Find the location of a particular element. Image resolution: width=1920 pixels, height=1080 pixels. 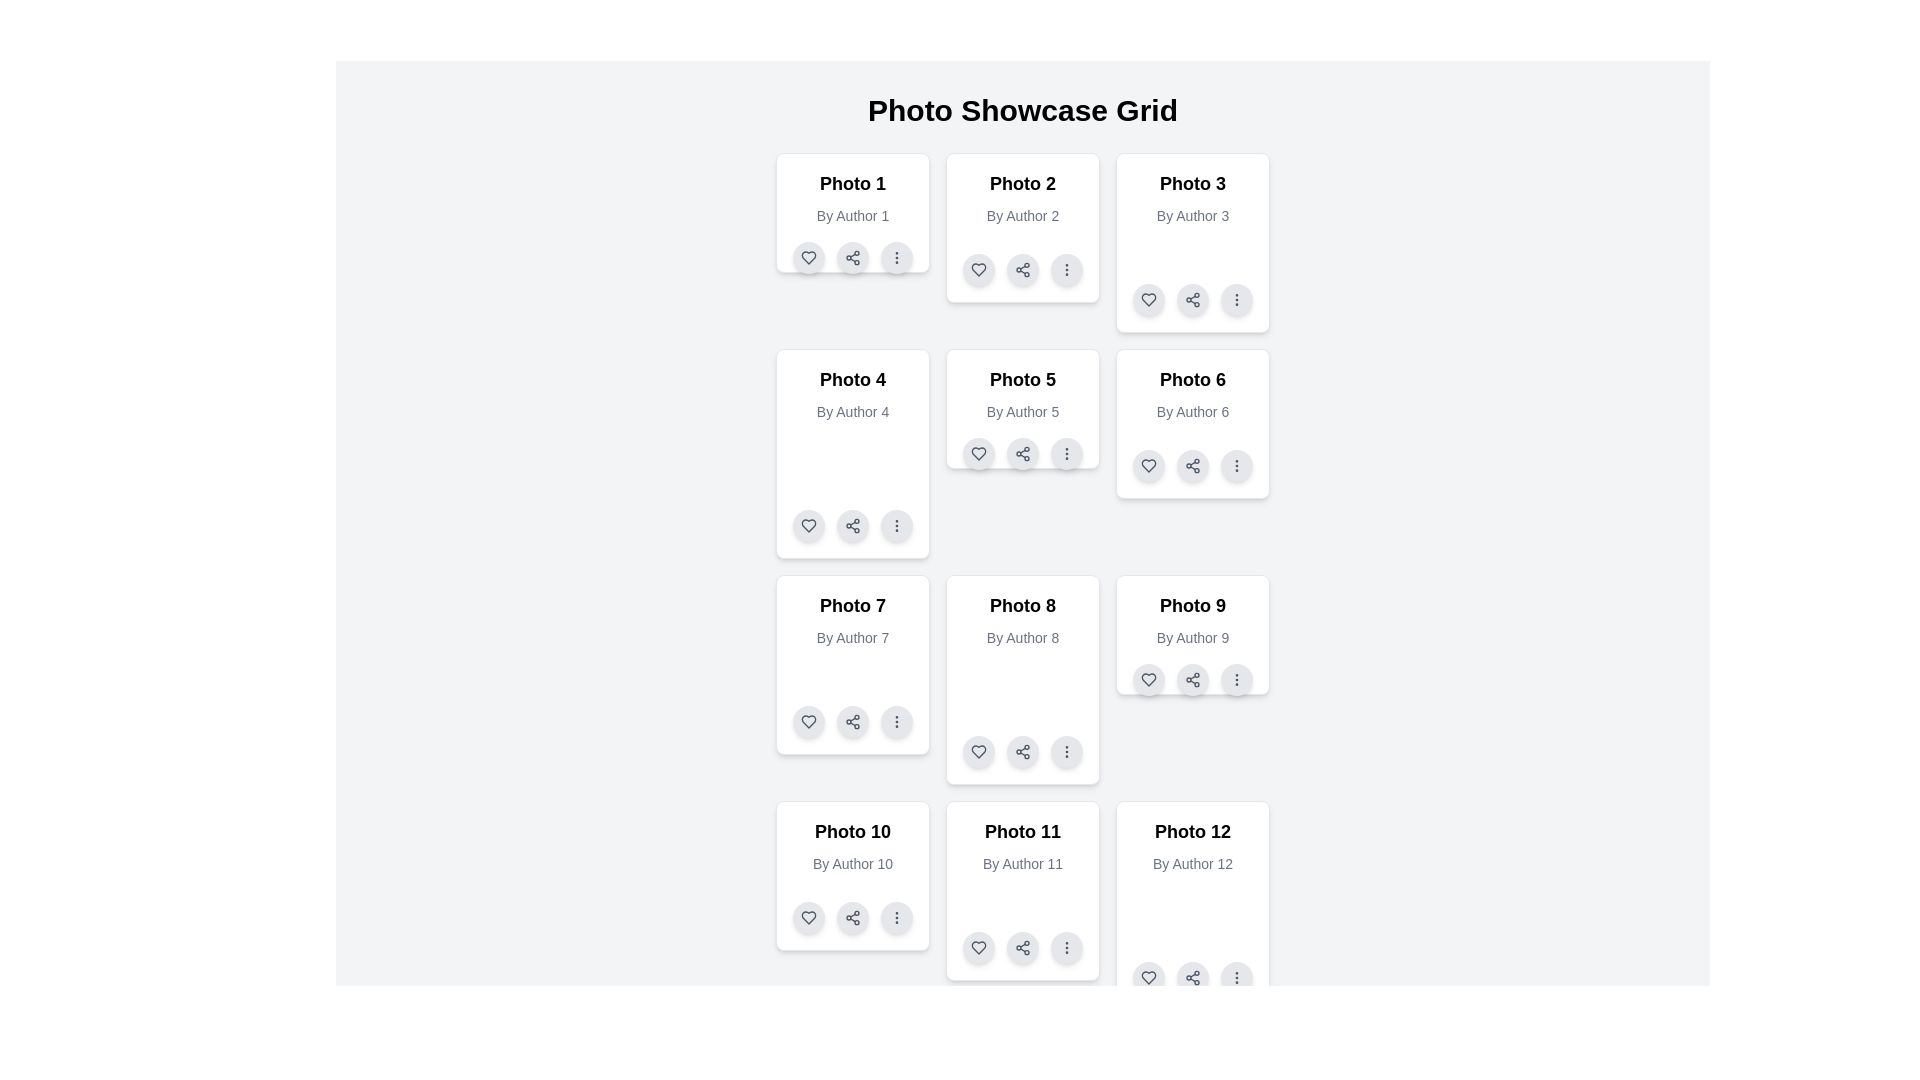

the heart icon in the bottom row of interactive icons within the card labeled 'Photo 9' is located at coordinates (1148, 678).